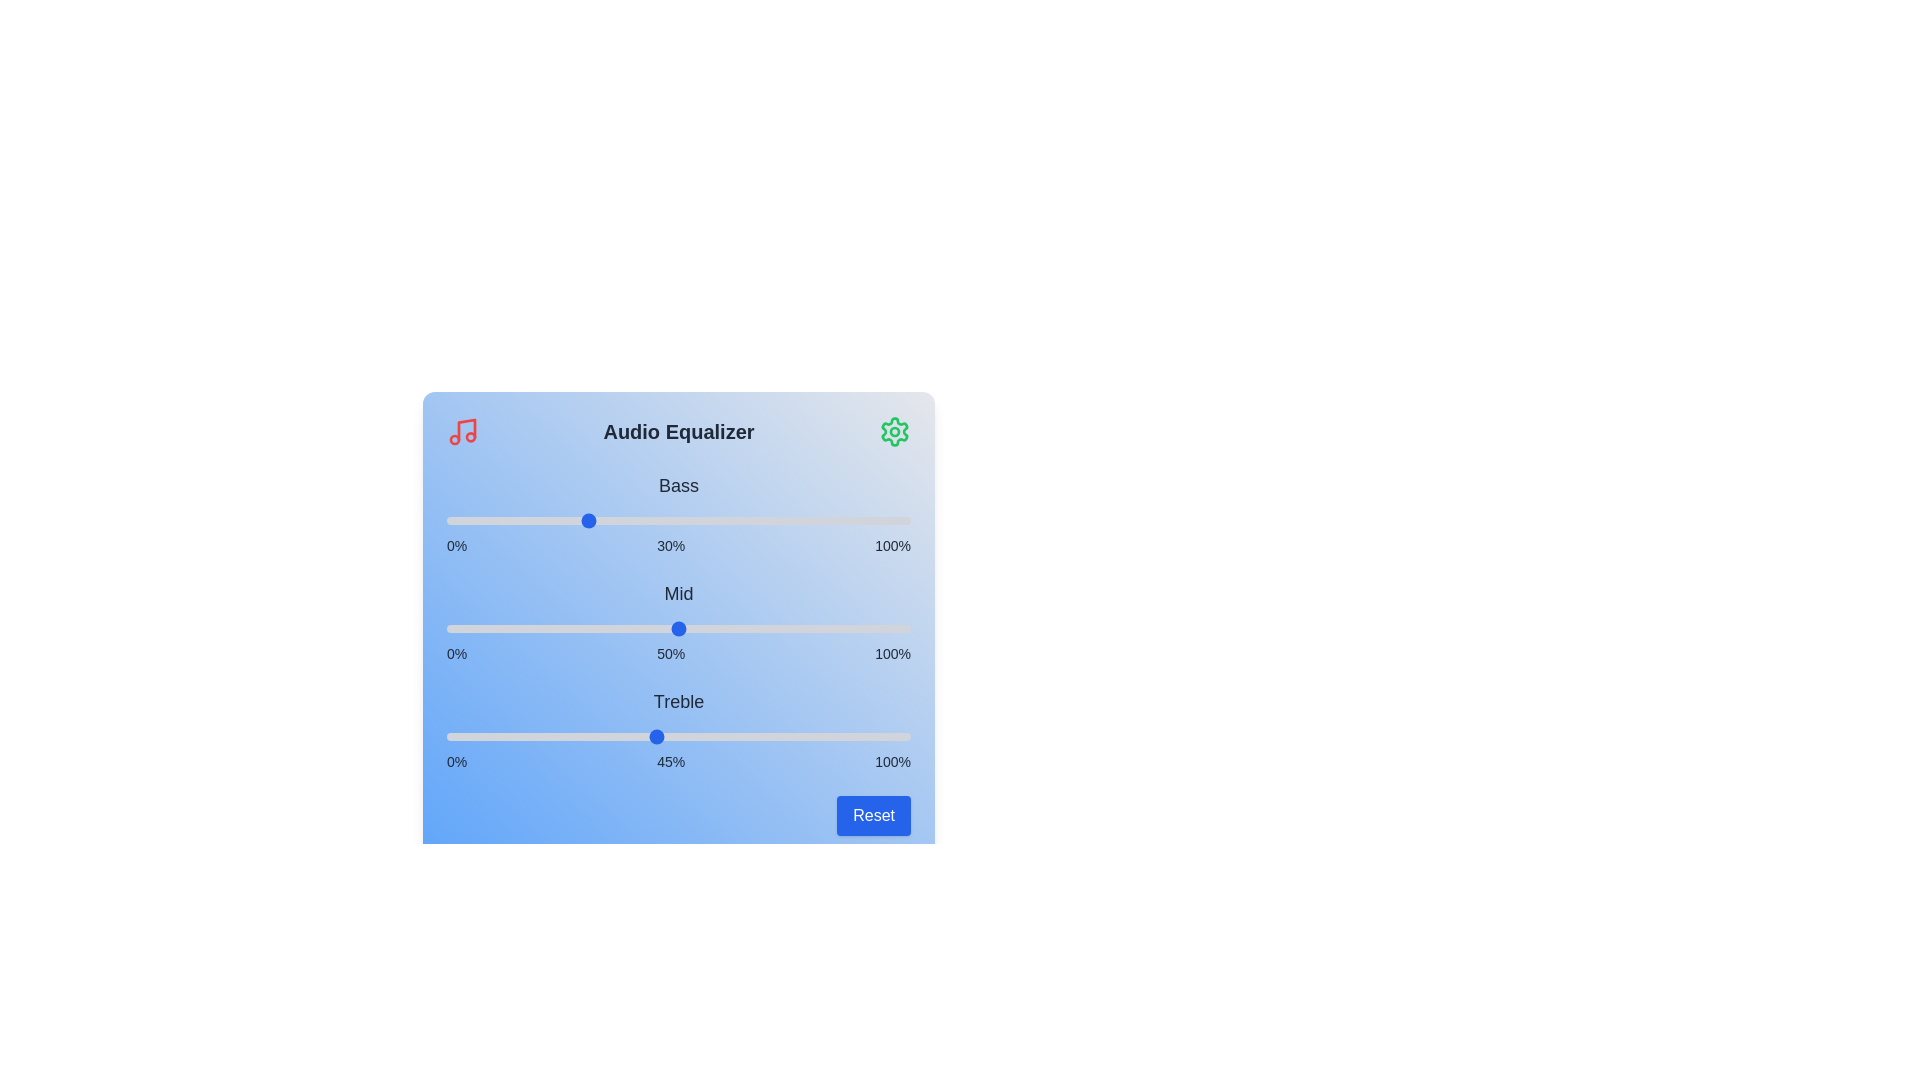  Describe the element at coordinates (873, 816) in the screenshot. I see `reset button to restore default values` at that location.